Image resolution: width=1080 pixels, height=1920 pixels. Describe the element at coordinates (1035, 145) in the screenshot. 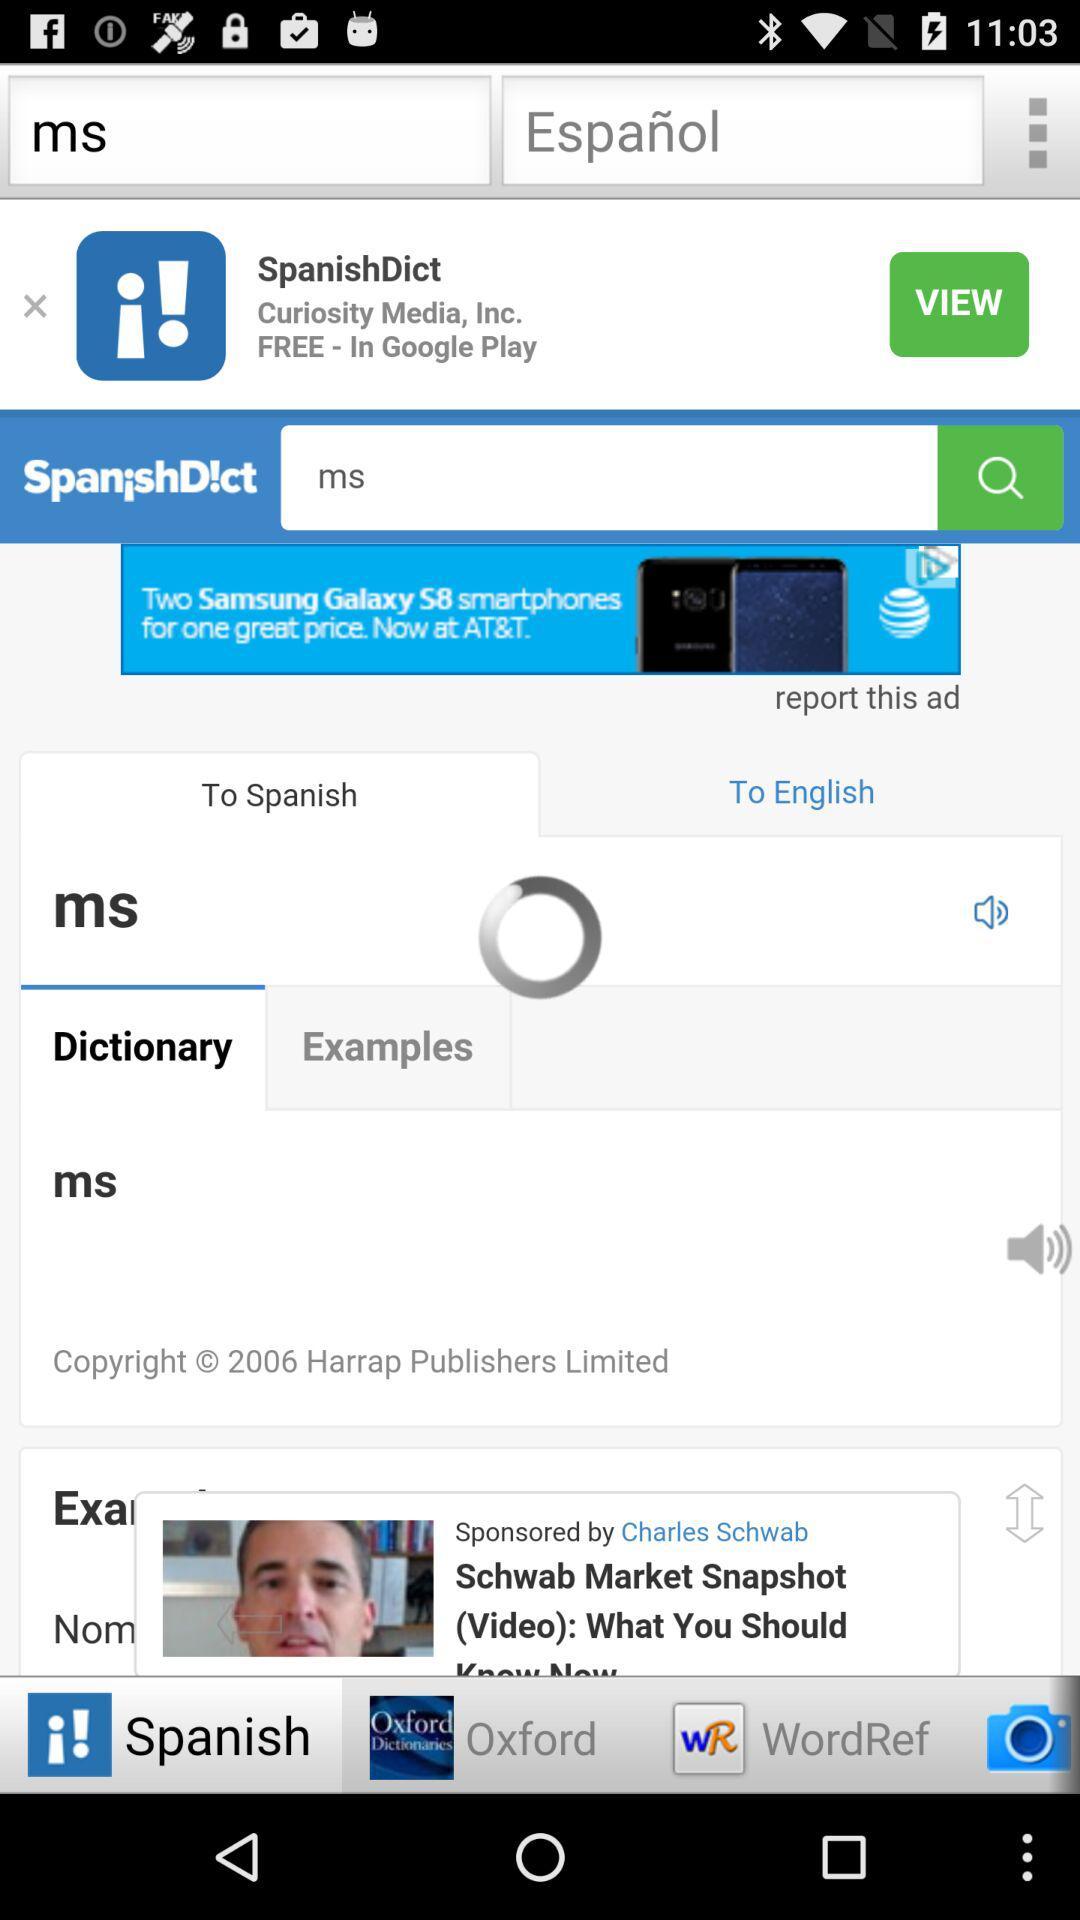

I see `the more icon` at that location.